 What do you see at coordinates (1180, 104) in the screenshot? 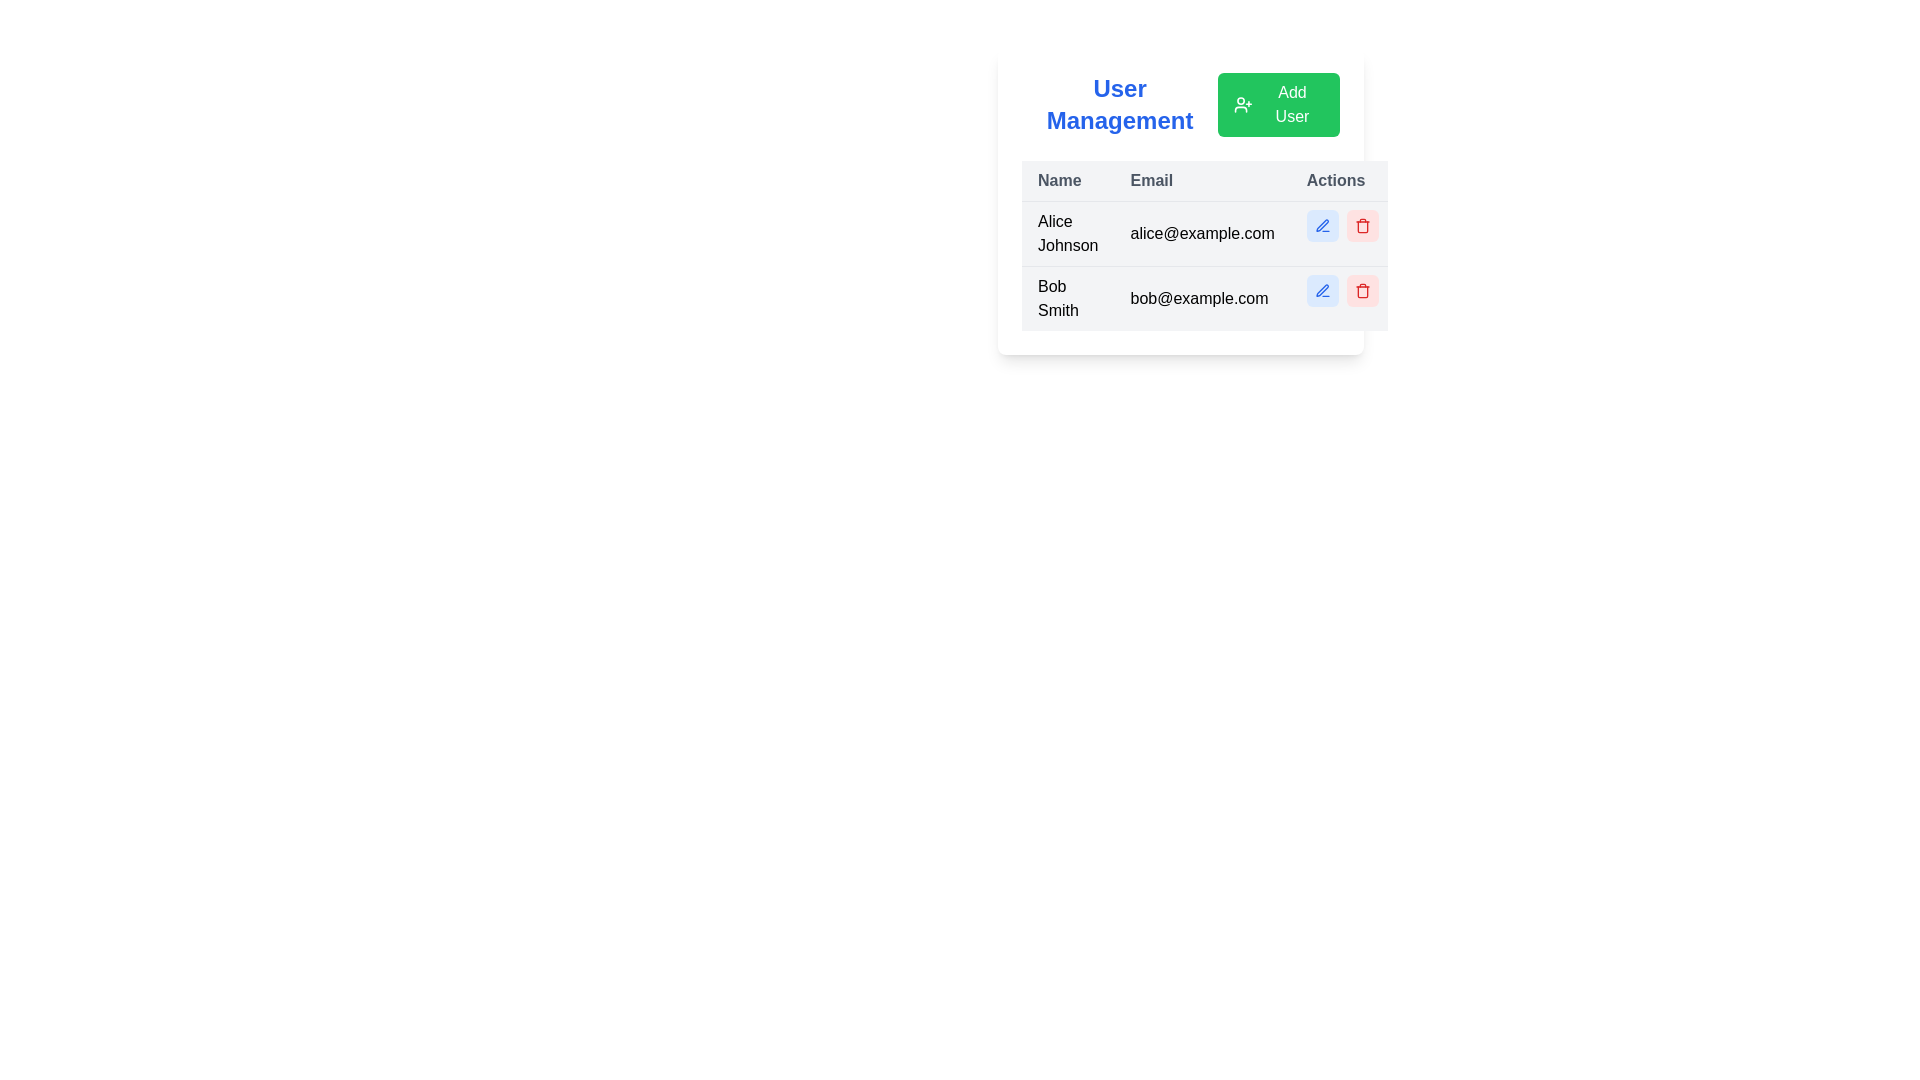
I see `the 'Add User' button in the 'User Management' section` at bounding box center [1180, 104].